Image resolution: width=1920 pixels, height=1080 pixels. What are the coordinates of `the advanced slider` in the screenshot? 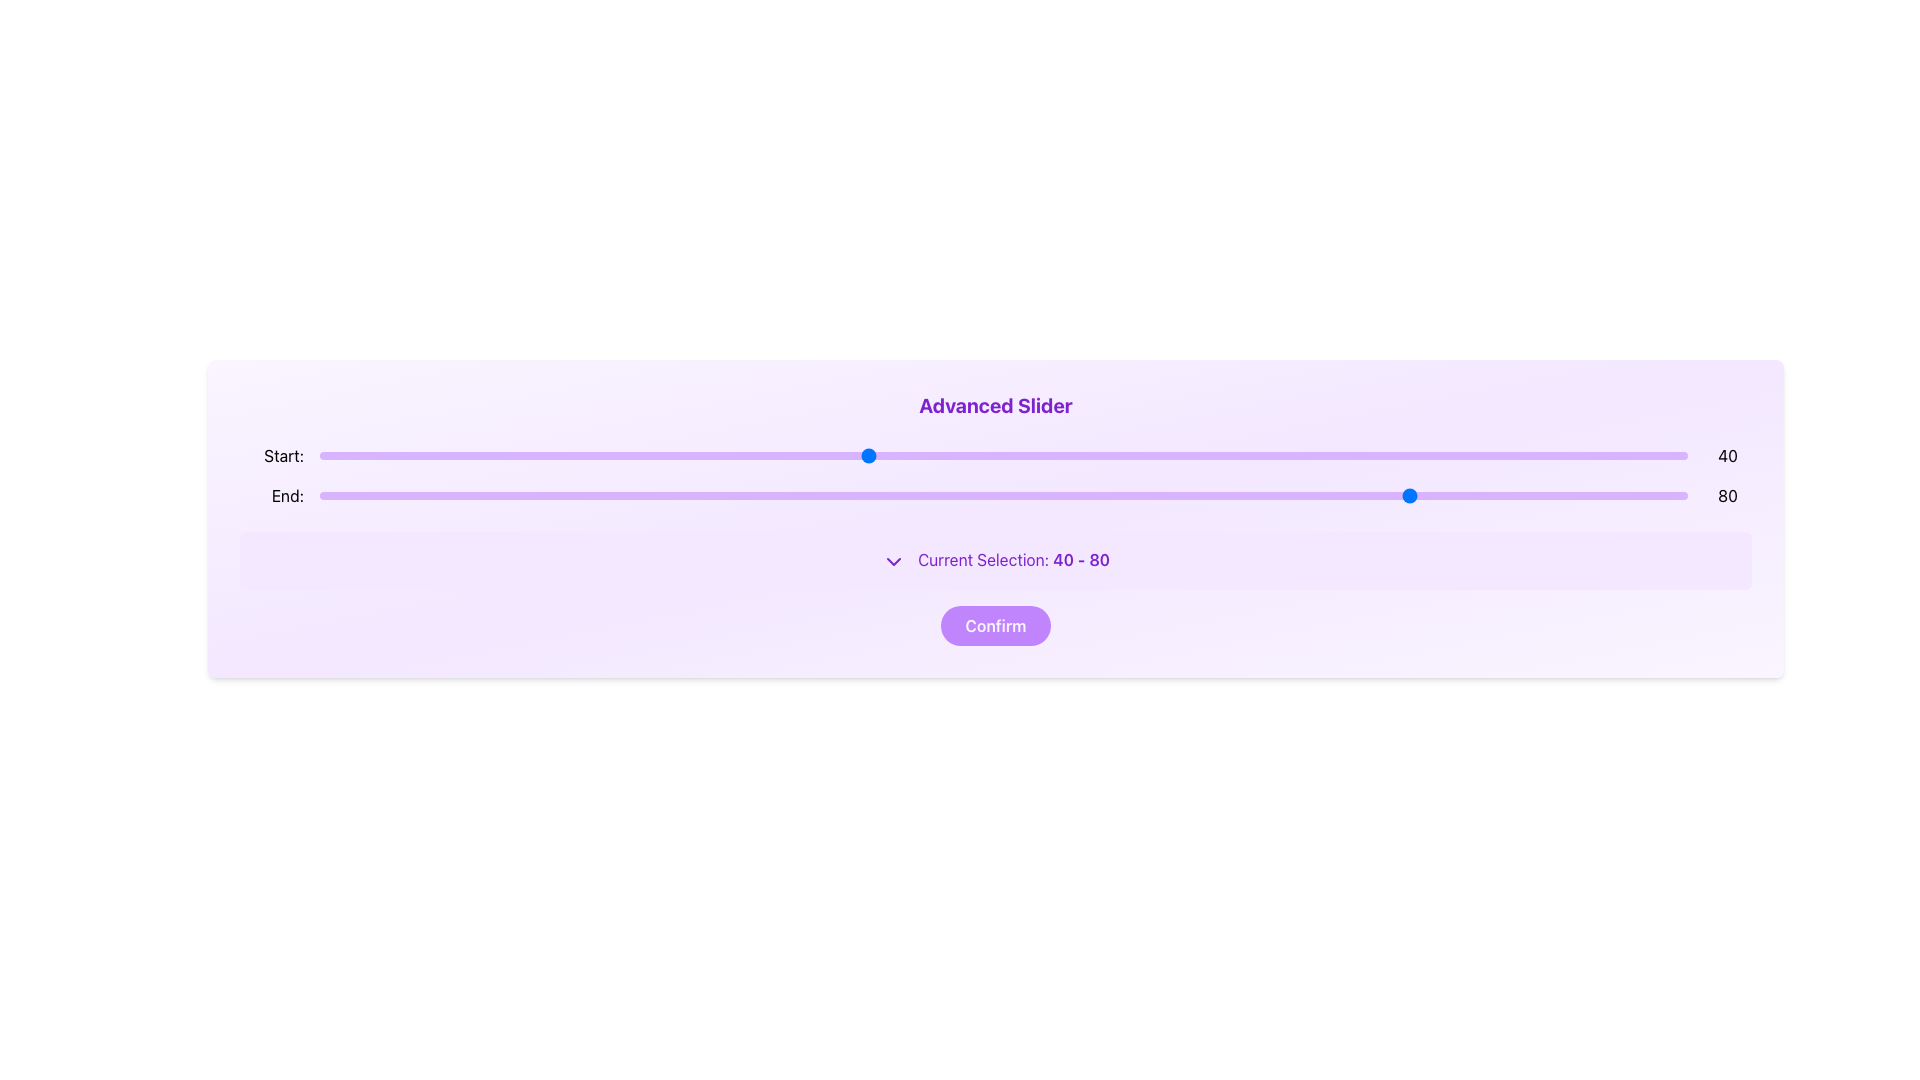 It's located at (689, 455).